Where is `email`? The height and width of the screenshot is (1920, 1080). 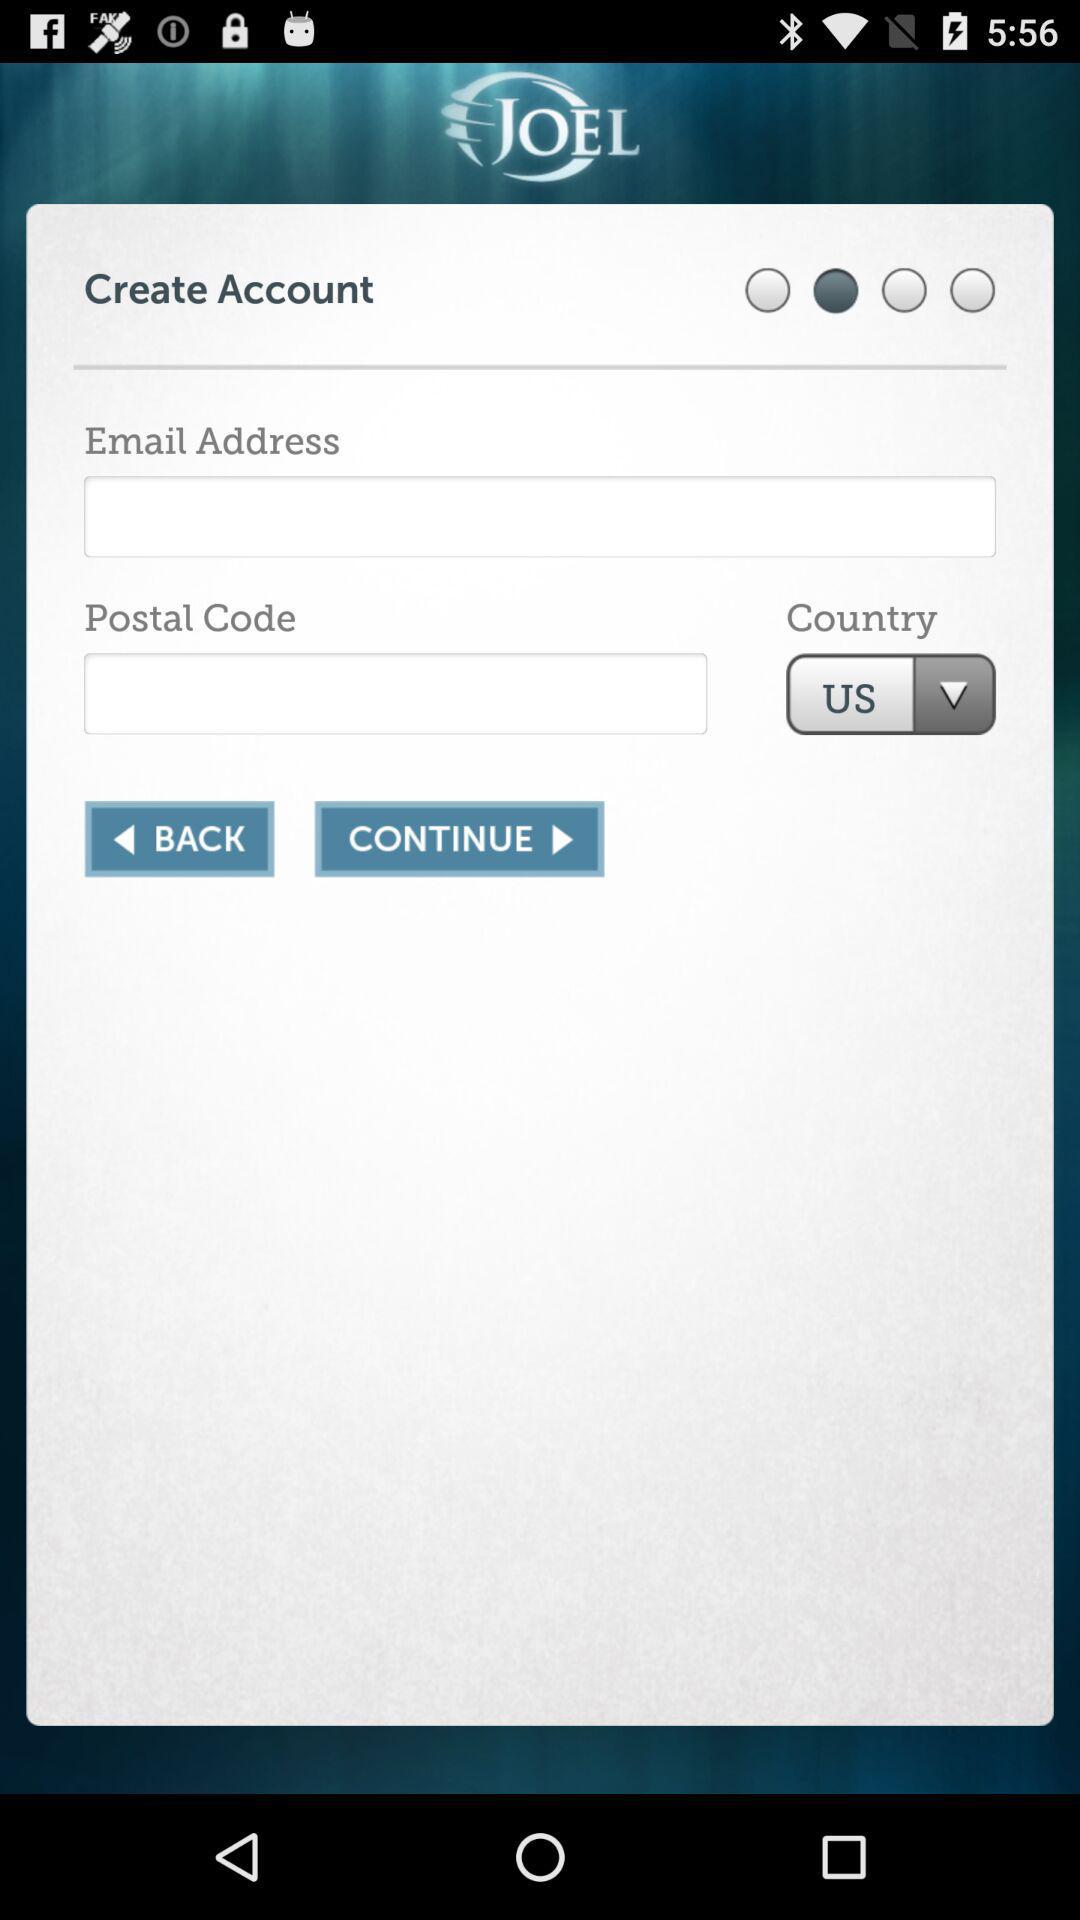
email is located at coordinates (540, 516).